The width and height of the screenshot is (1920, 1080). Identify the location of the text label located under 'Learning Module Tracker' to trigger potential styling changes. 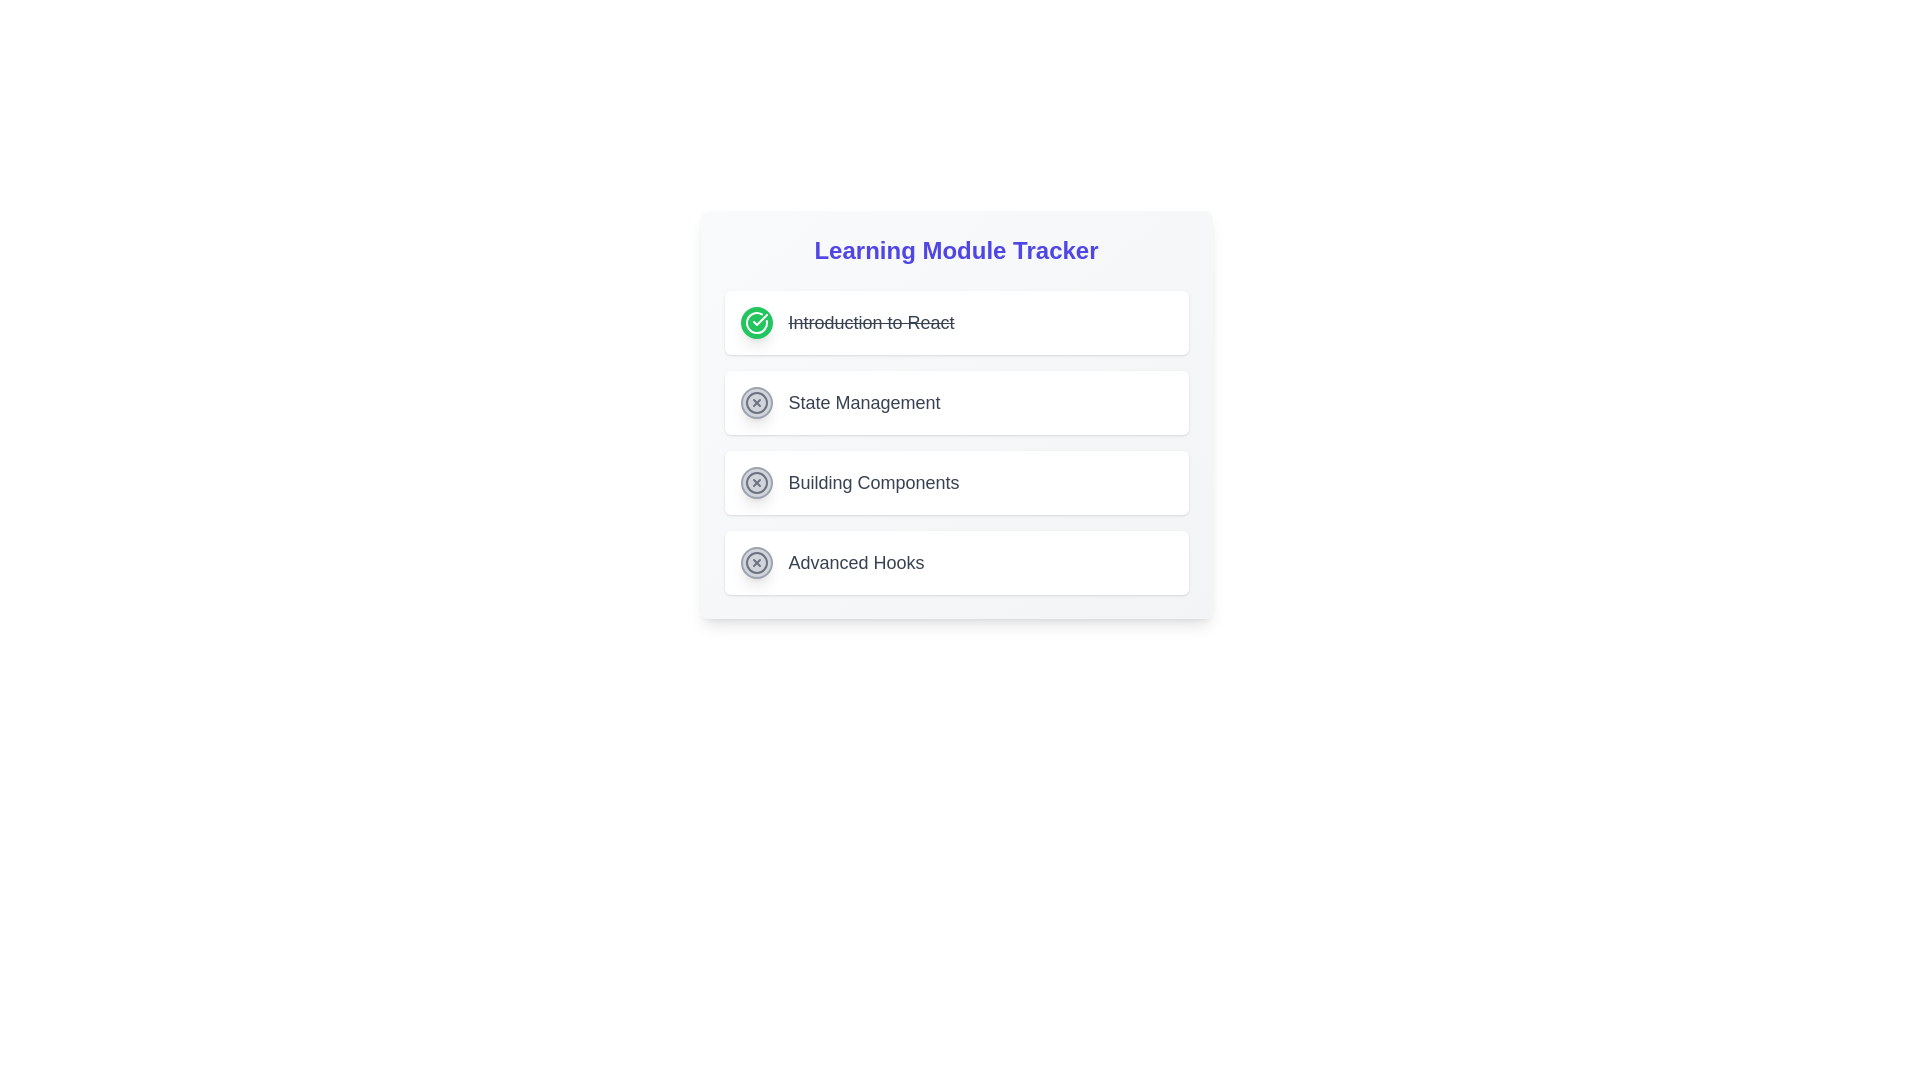
(856, 563).